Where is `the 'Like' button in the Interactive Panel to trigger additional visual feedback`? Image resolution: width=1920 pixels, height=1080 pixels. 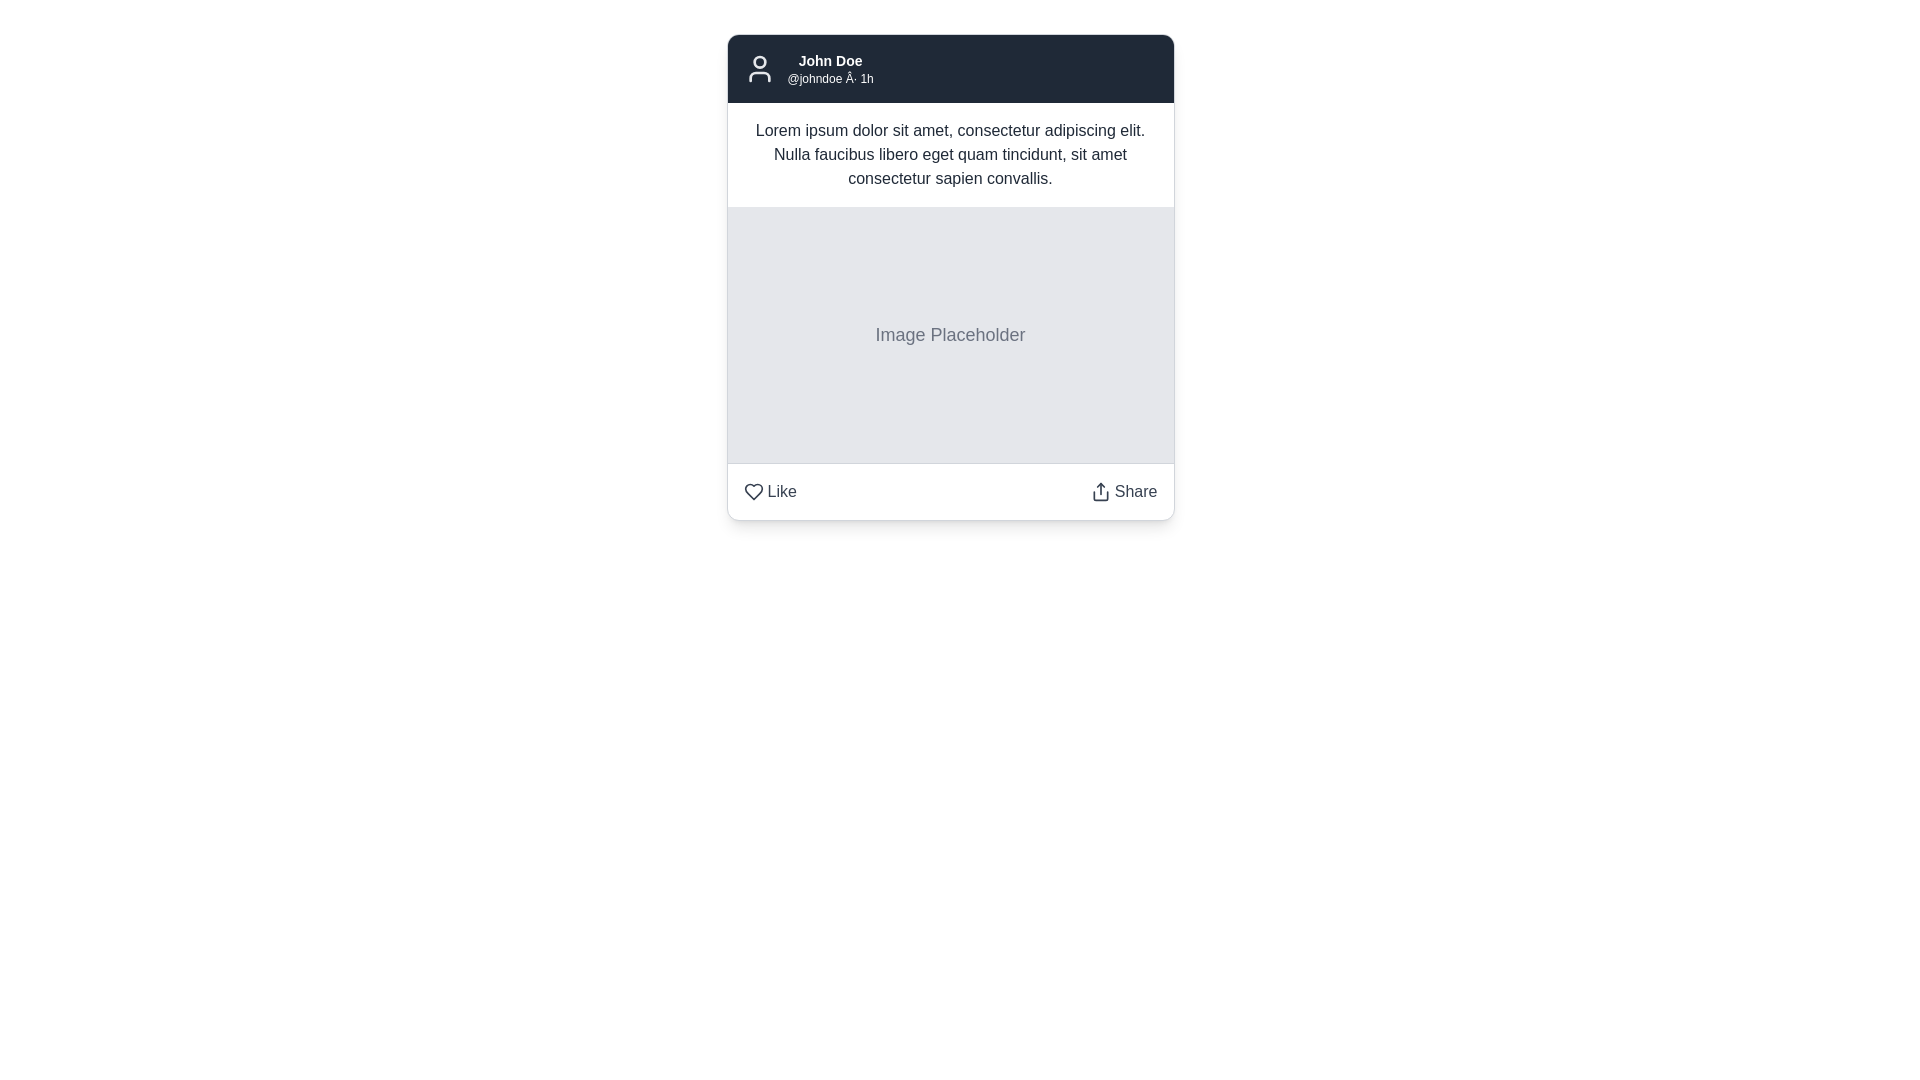 the 'Like' button in the Interactive Panel to trigger additional visual feedback is located at coordinates (949, 491).